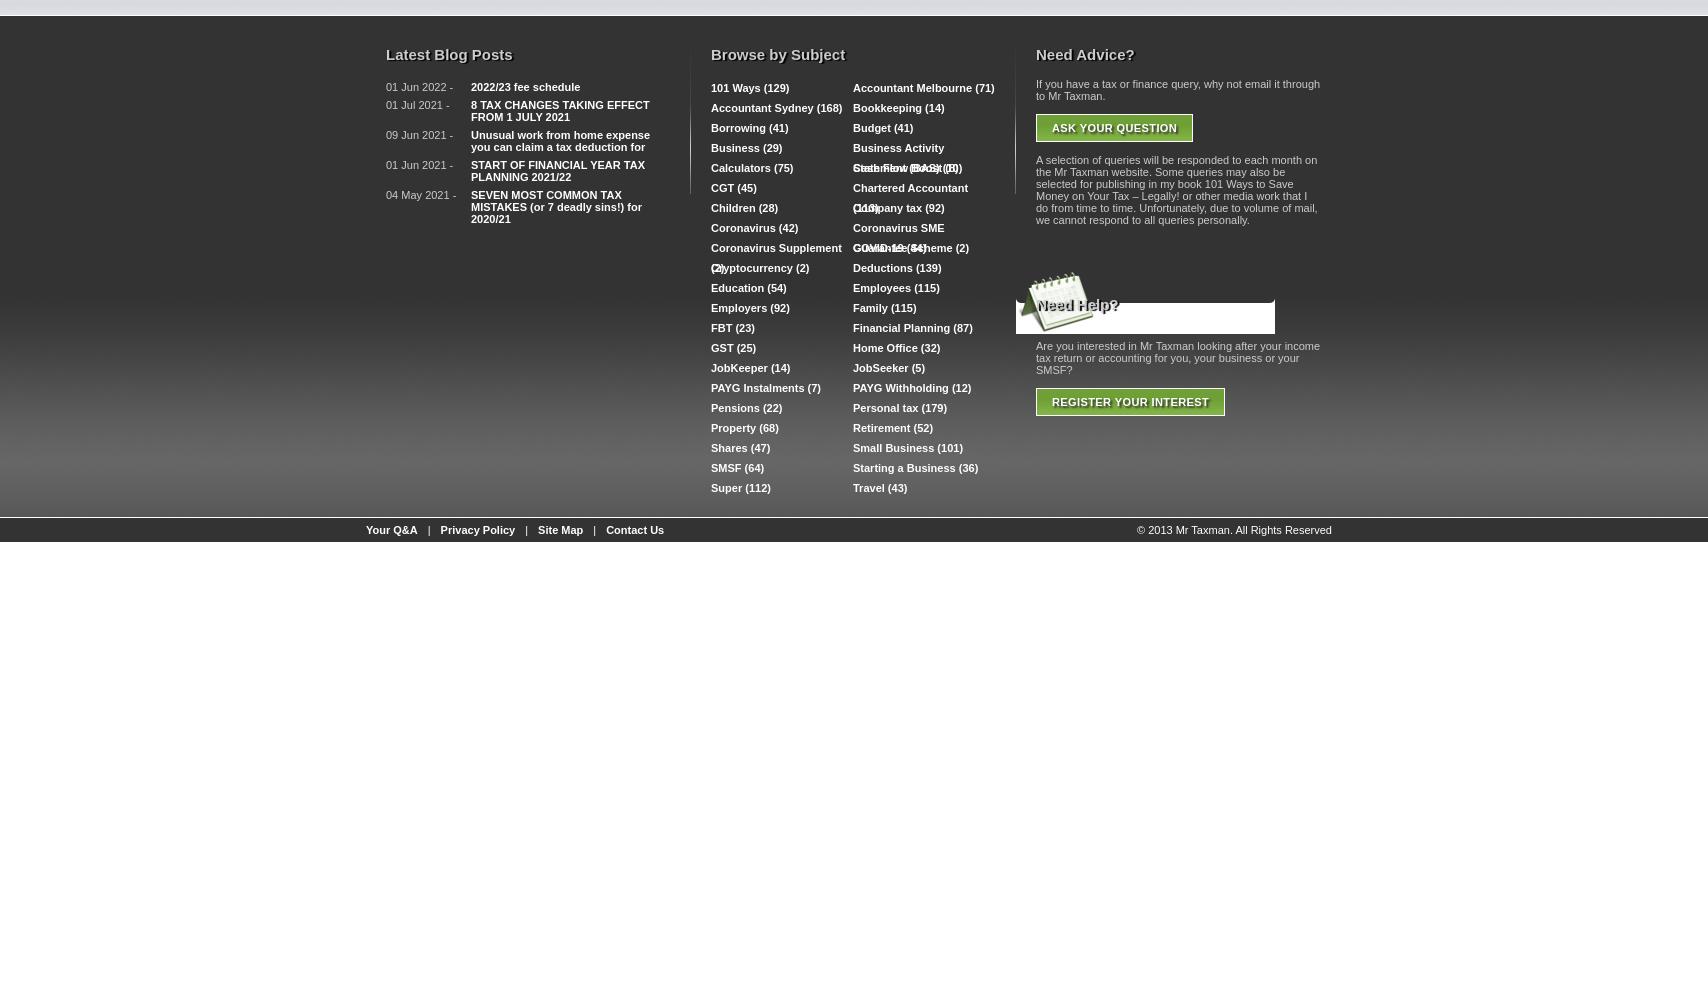 This screenshot has width=1708, height=1000. What do you see at coordinates (470, 110) in the screenshot?
I see `'8 TAX CHANGES TAKING EFFECT FROM 1 JULY 2021'` at bounding box center [470, 110].